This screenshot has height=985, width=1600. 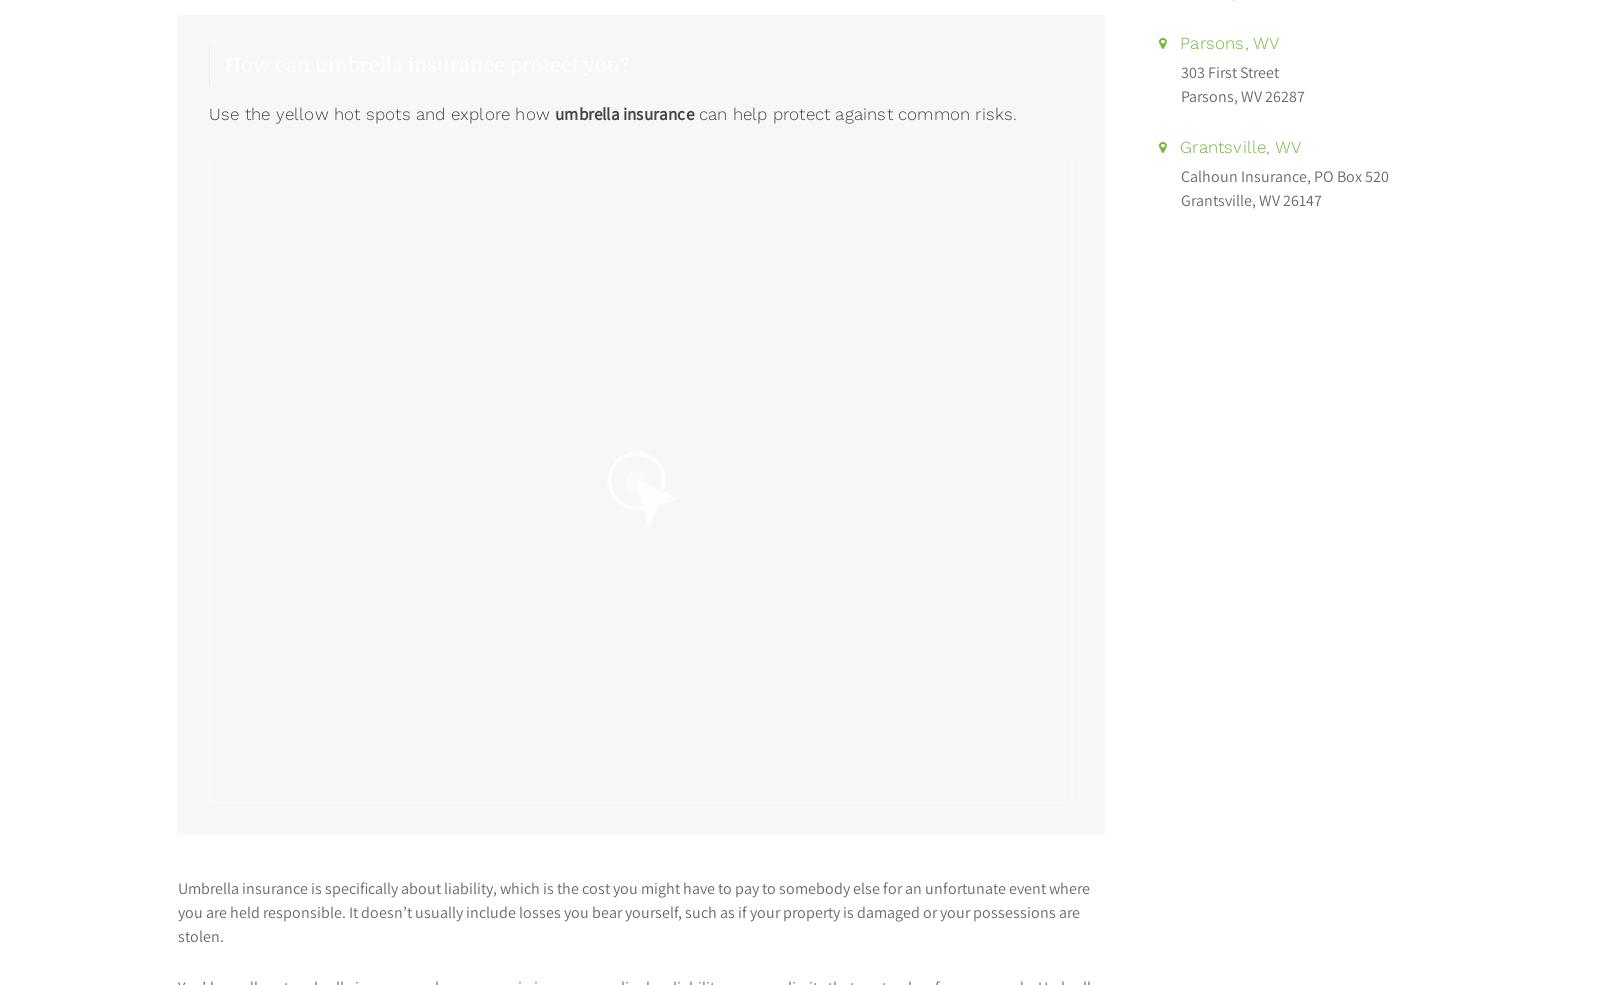 I want to click on 'Grantsville, WV', so click(x=1236, y=146).